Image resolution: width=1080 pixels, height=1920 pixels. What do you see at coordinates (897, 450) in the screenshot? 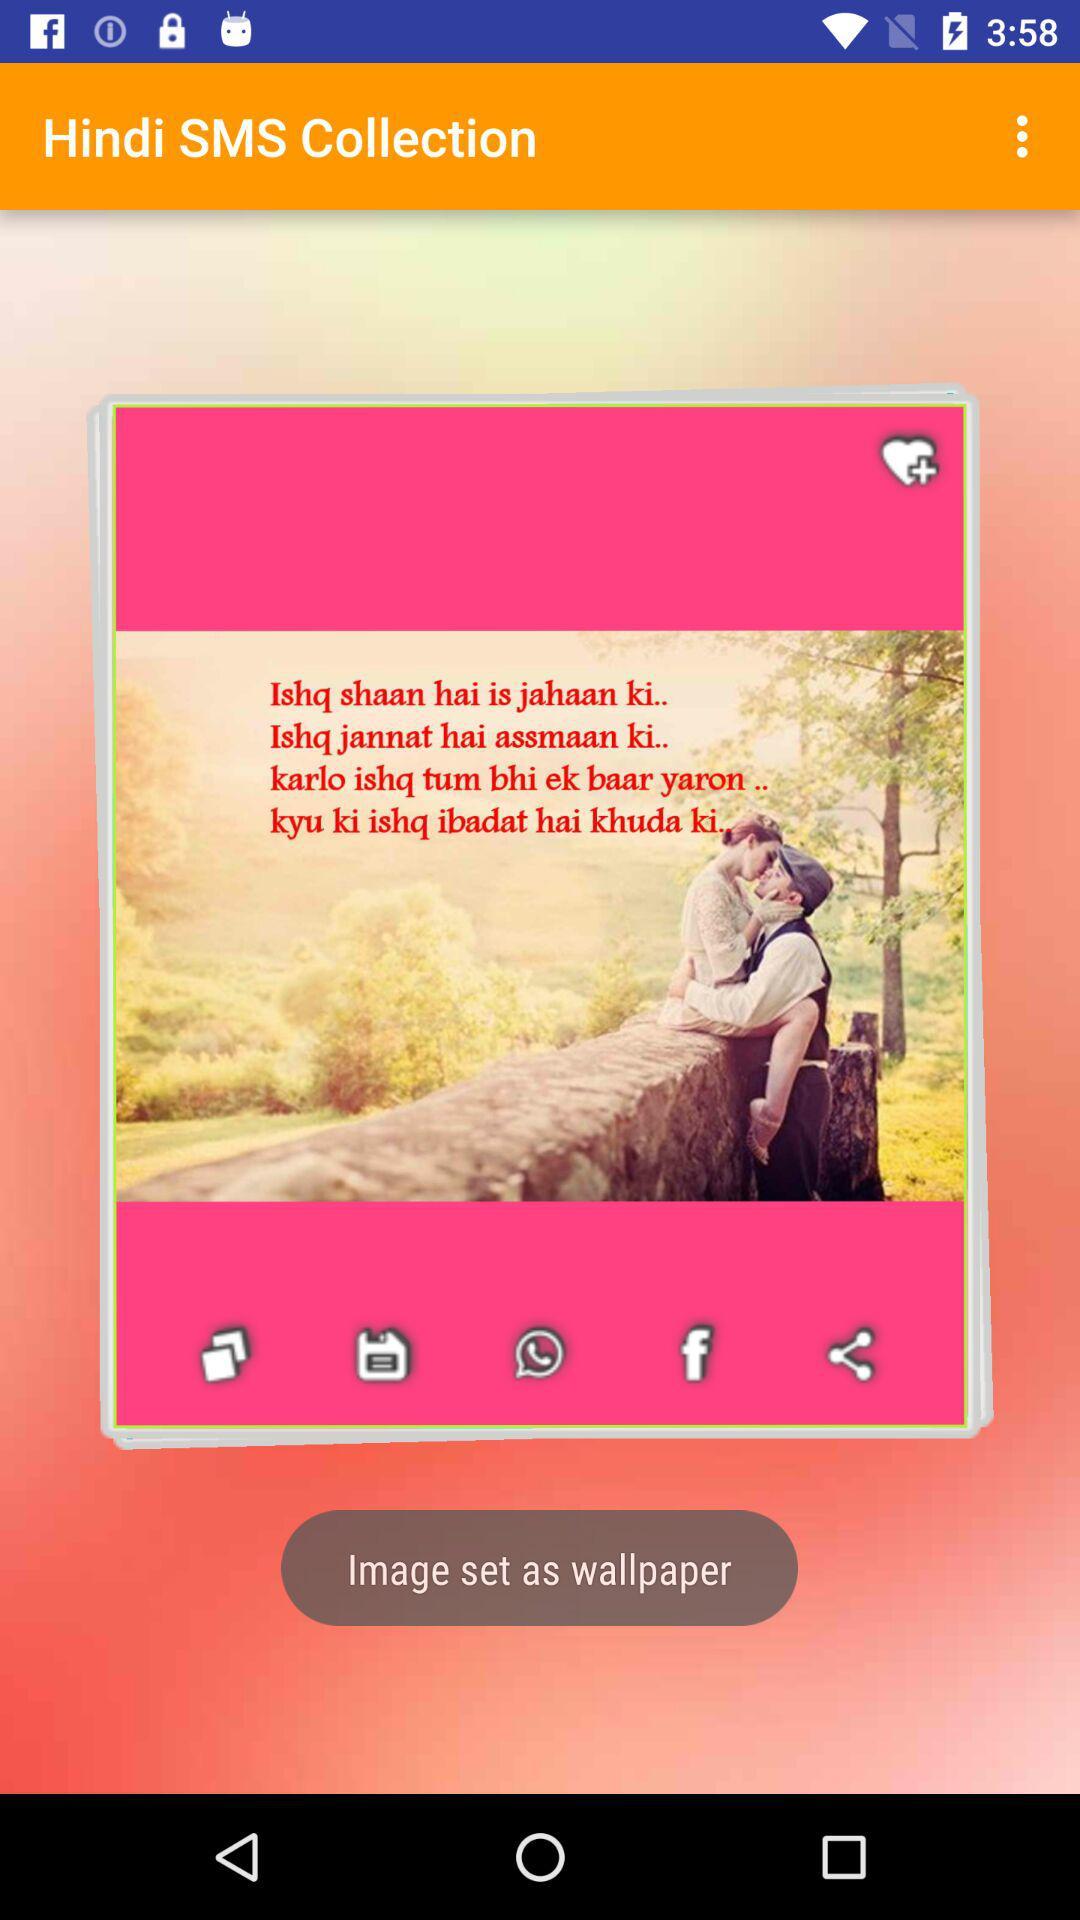
I see `the favorite icon` at bounding box center [897, 450].